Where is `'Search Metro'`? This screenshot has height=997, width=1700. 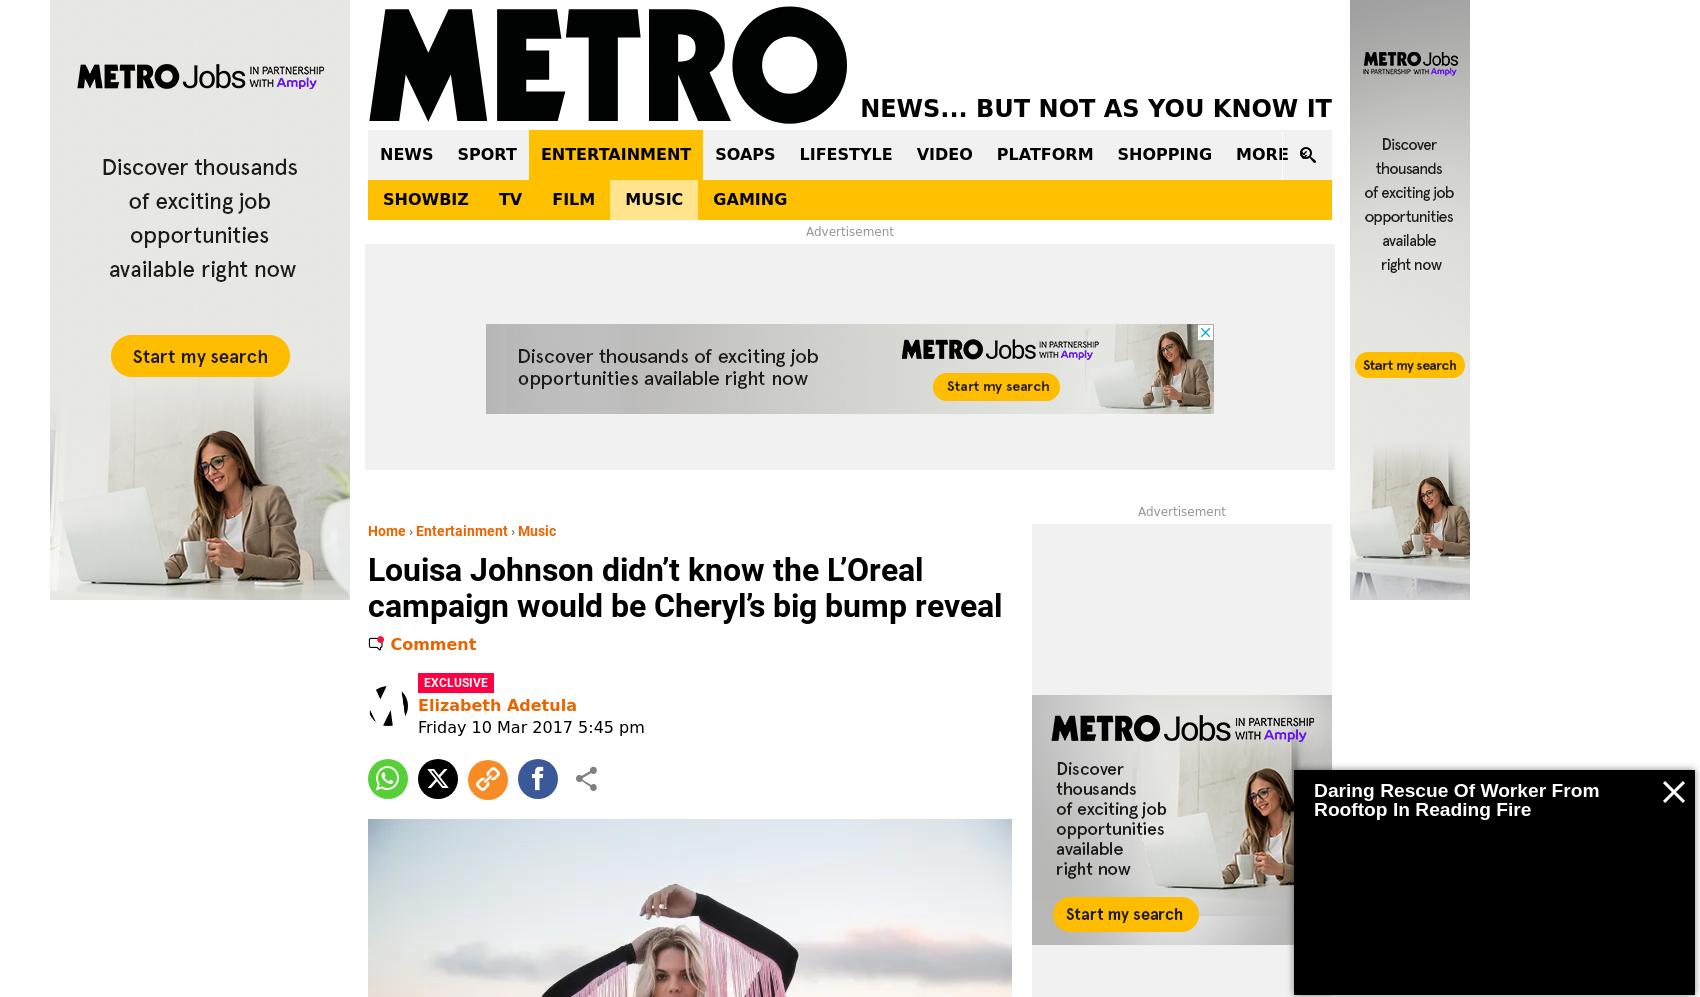 'Search Metro' is located at coordinates (1319, 228).